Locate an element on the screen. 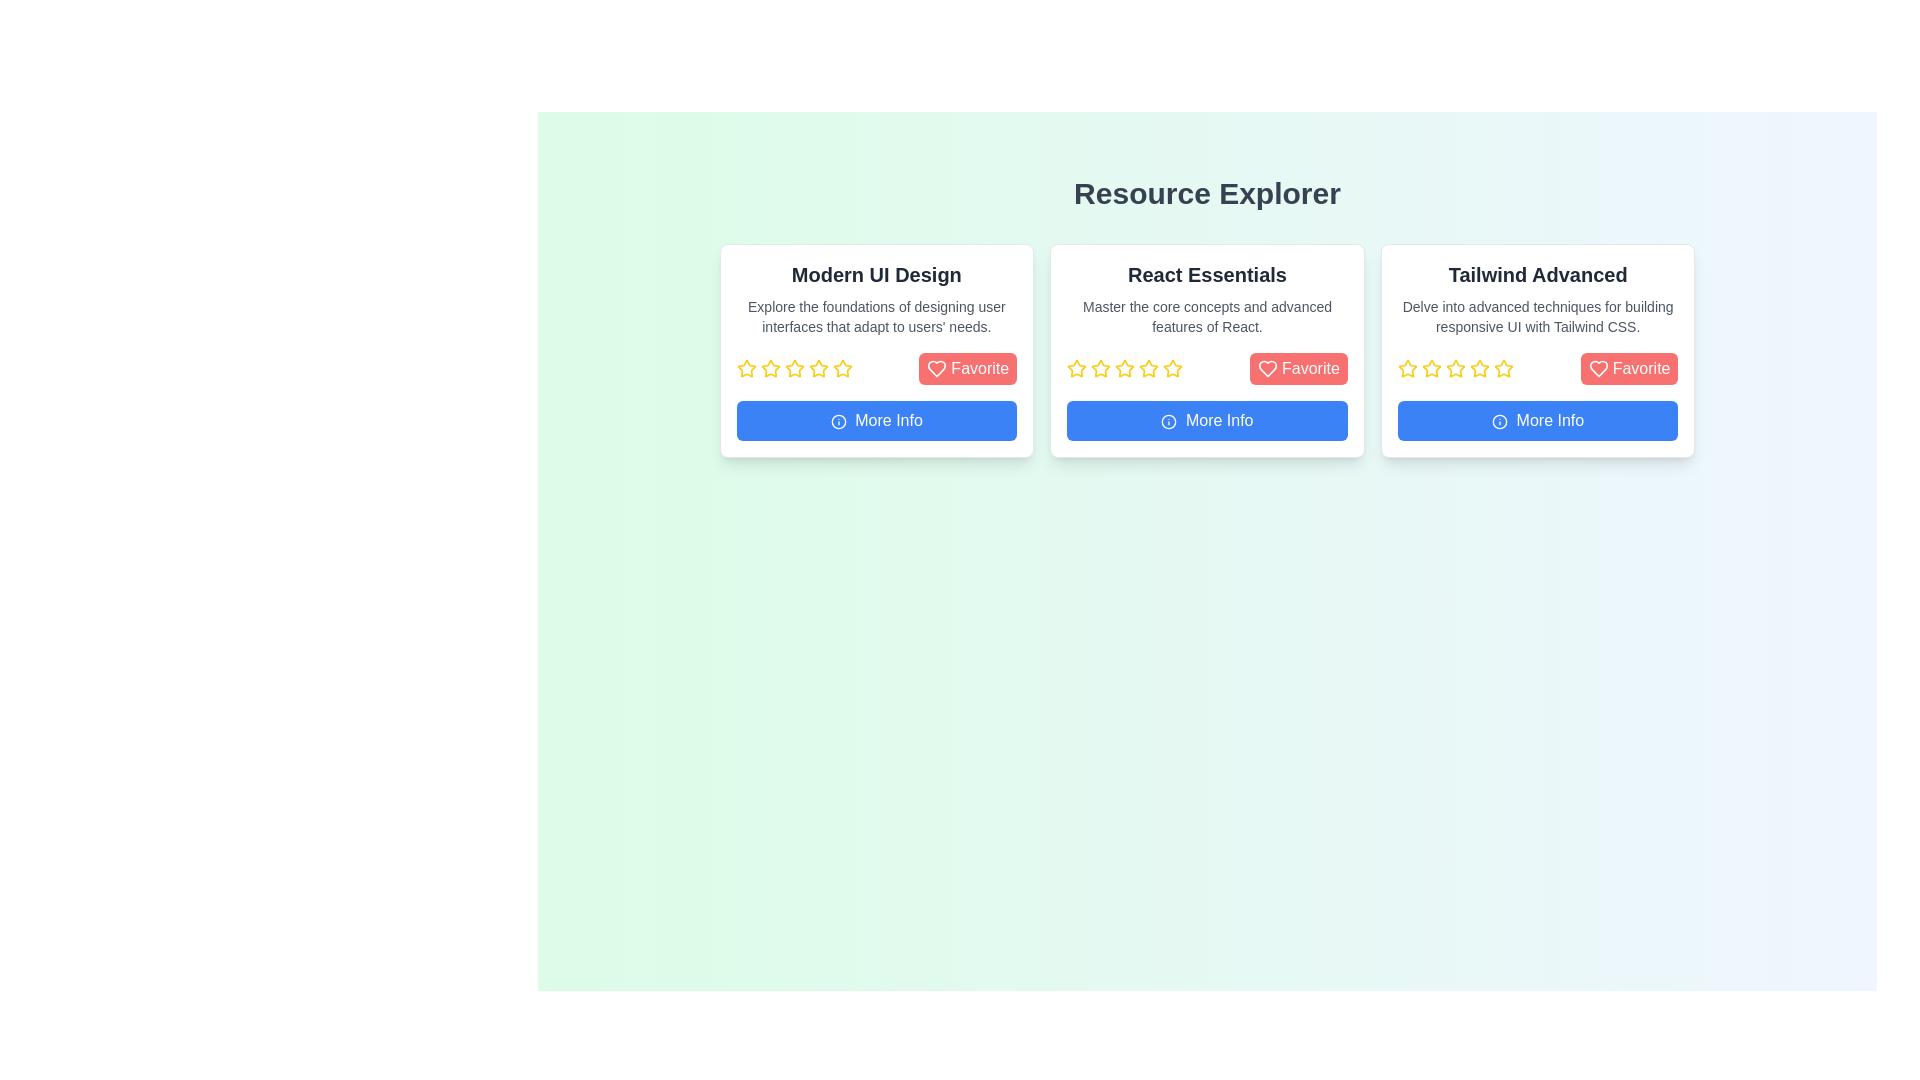 This screenshot has width=1920, height=1080. the third yellow outlined star icon in the rating system under the 'React Essentials' card to rate it is located at coordinates (1100, 369).